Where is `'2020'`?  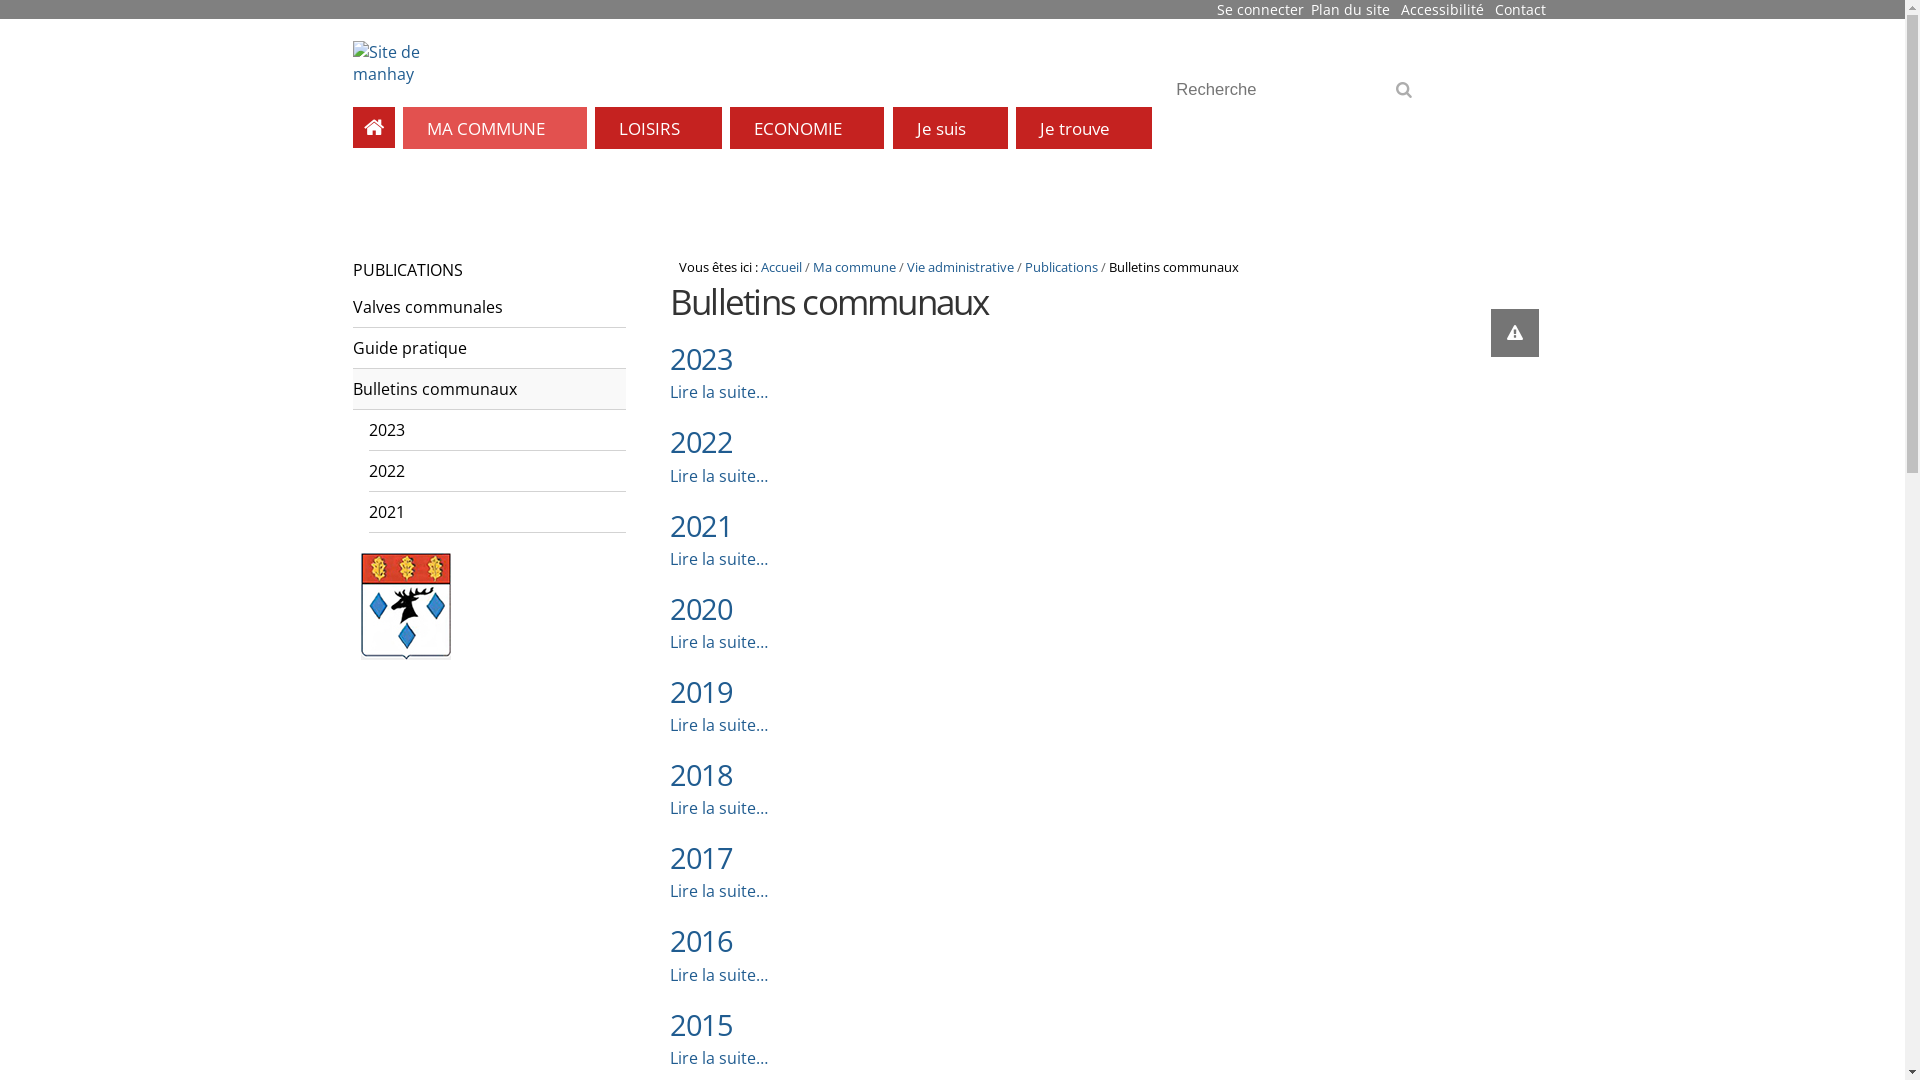 '2020' is located at coordinates (700, 607).